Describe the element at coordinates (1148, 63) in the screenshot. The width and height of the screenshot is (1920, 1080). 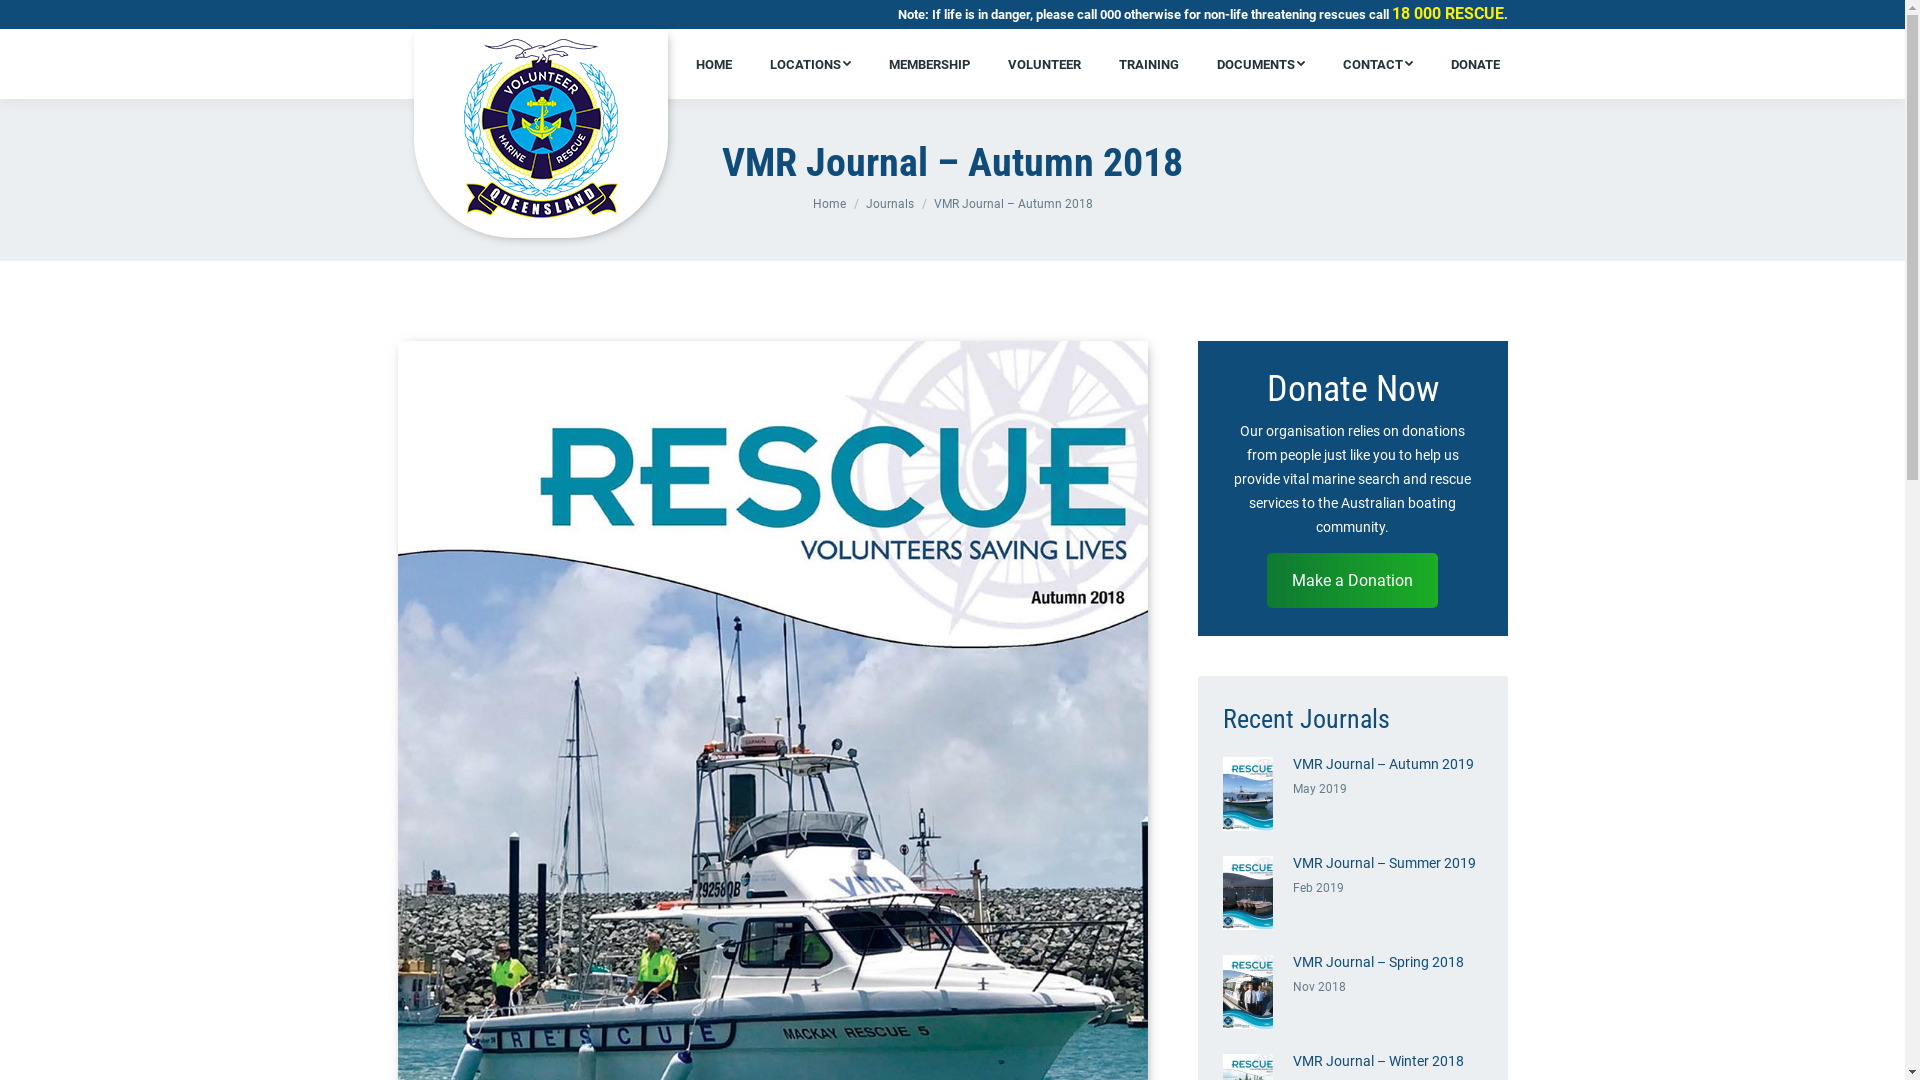
I see `'TRAINING'` at that location.